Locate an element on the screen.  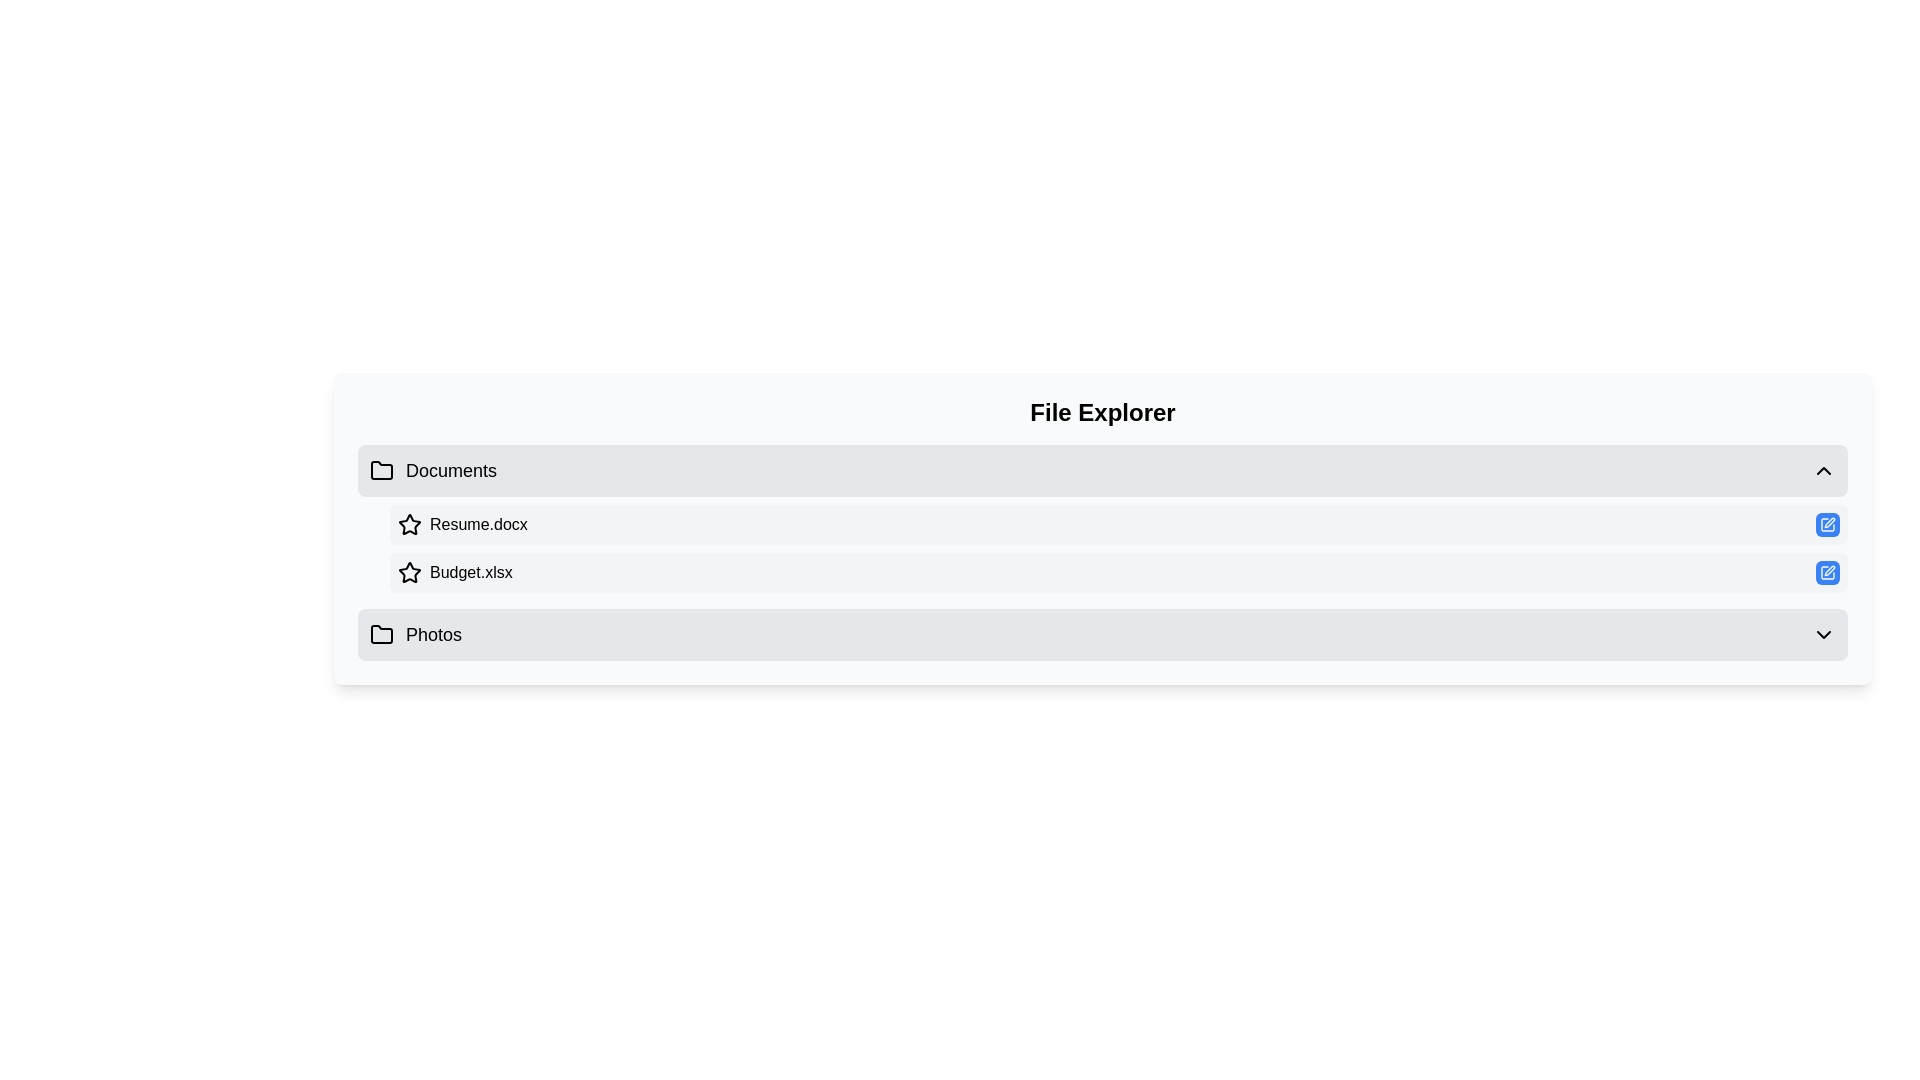
the folder icon located to the left of the 'Photos' label in the file explorer interface is located at coordinates (382, 635).